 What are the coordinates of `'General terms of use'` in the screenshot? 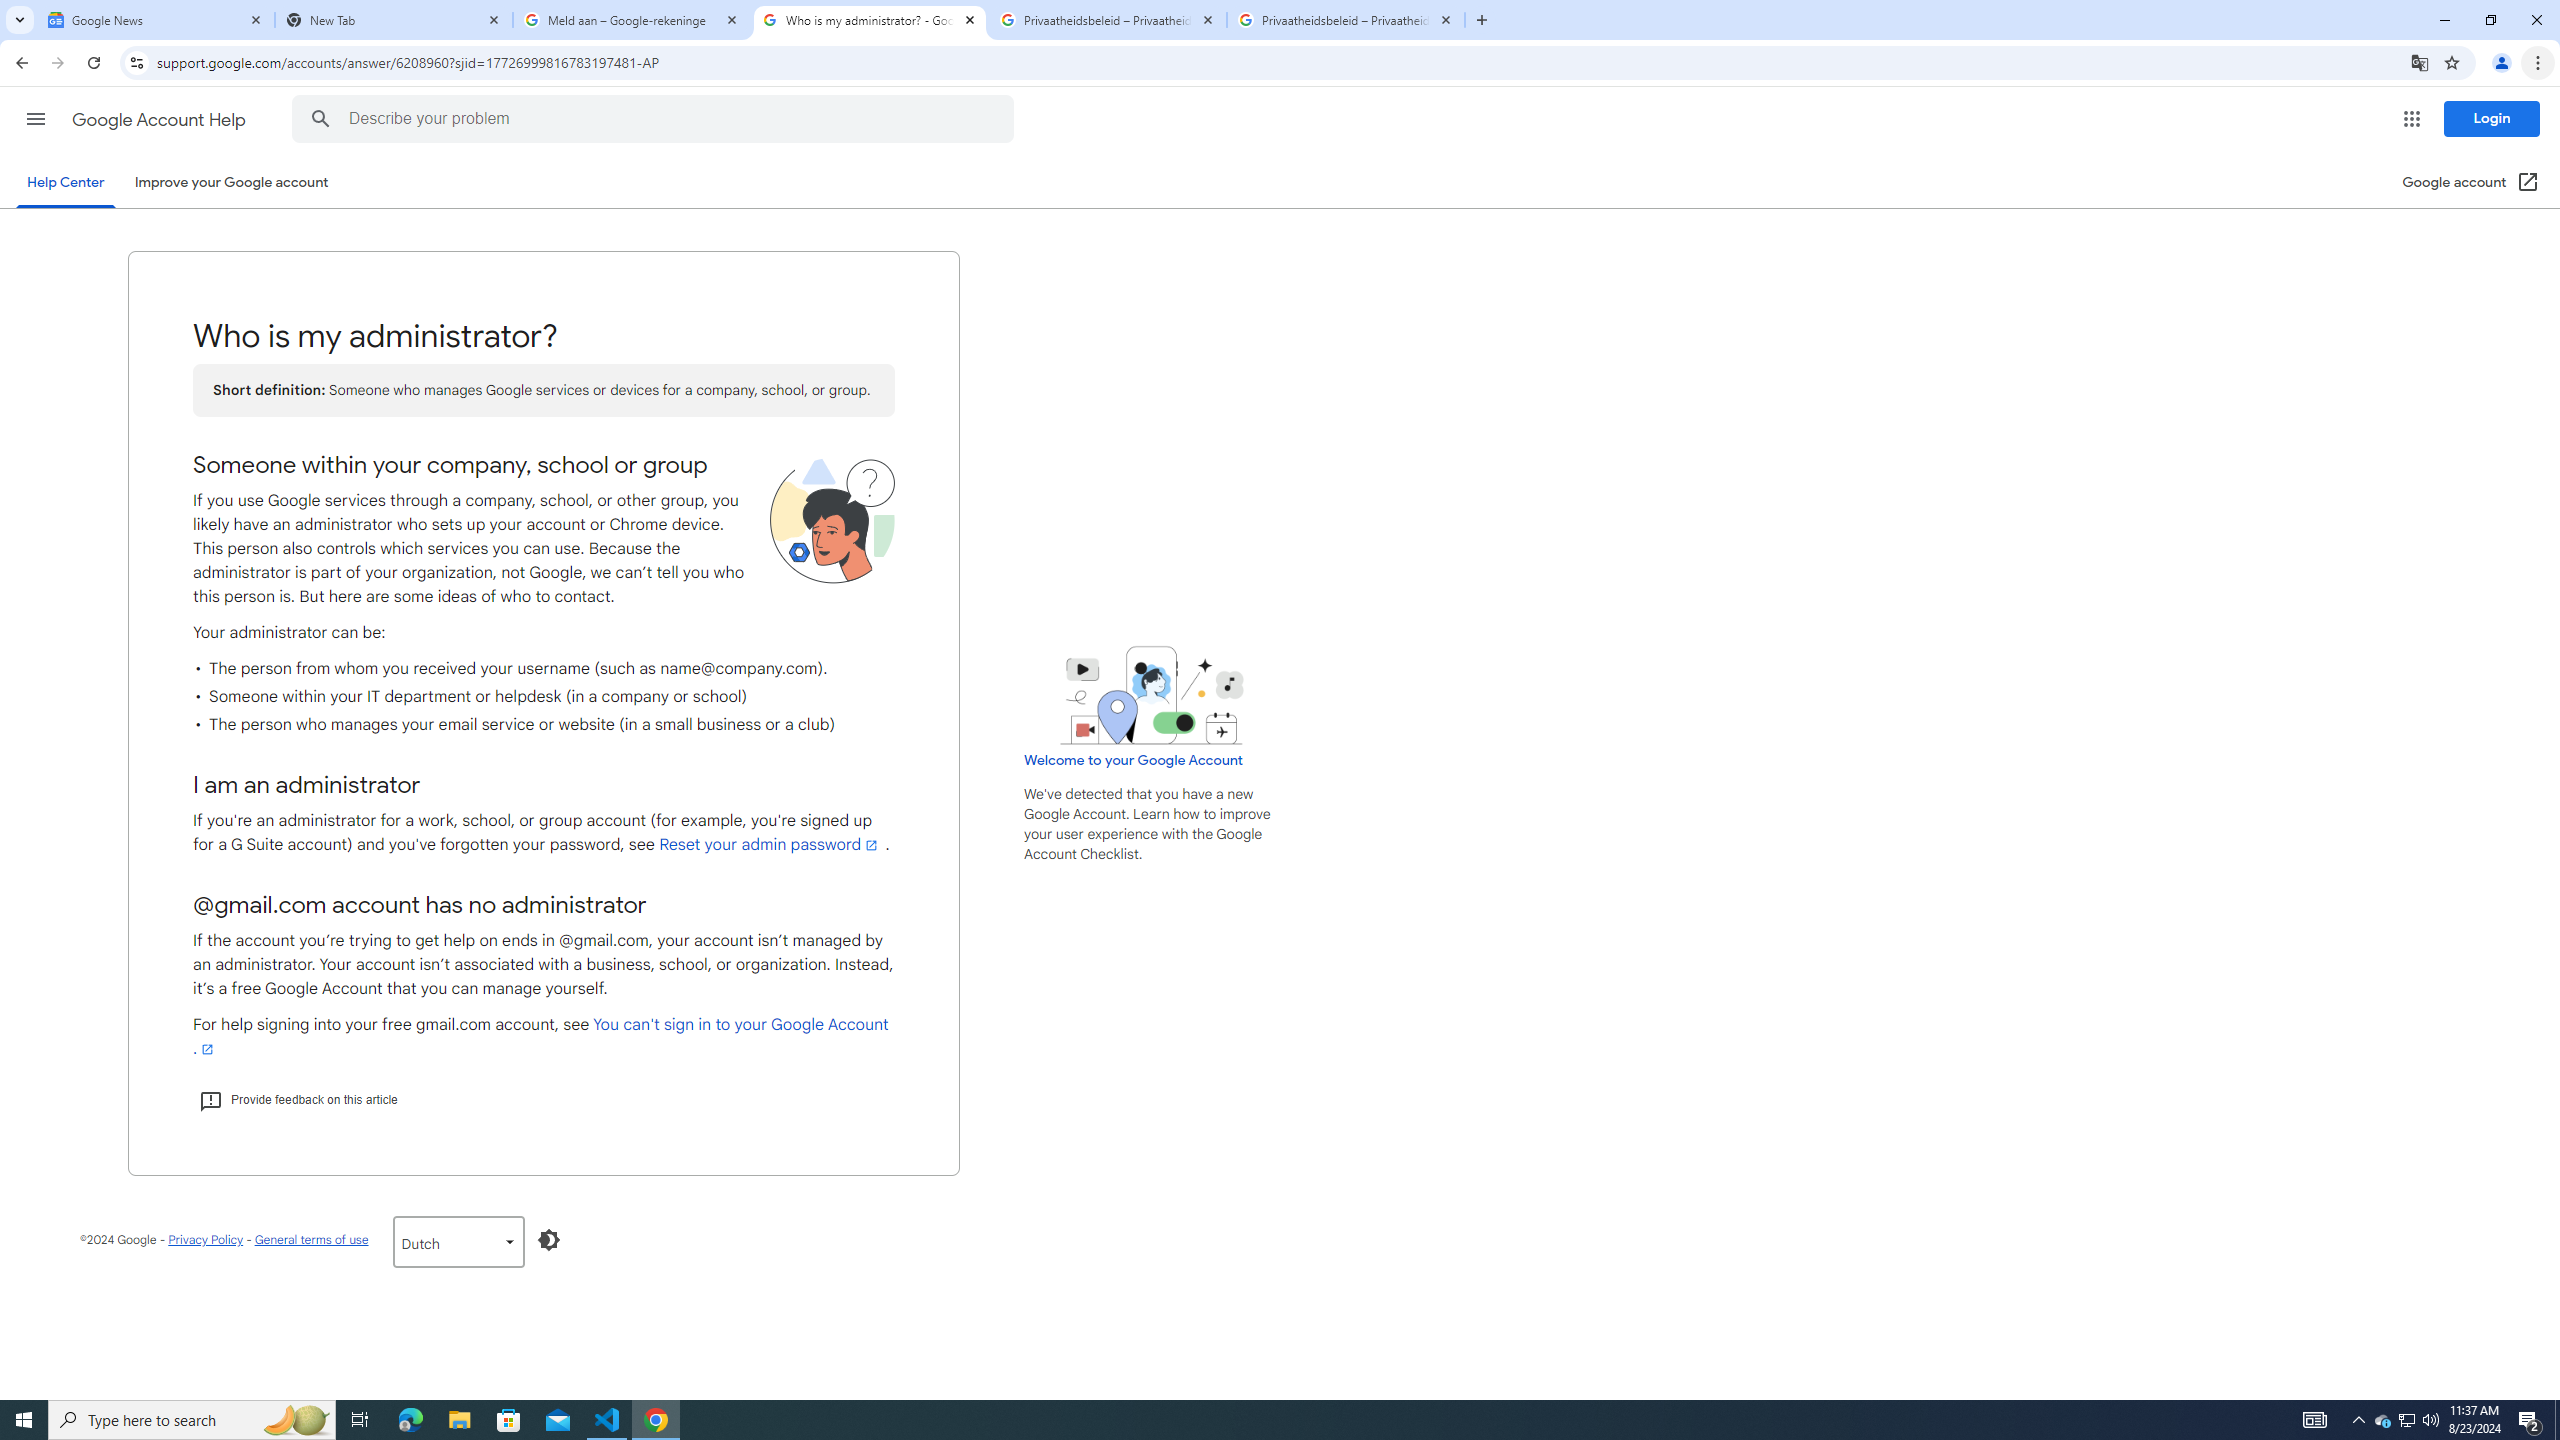 It's located at (310, 1238).